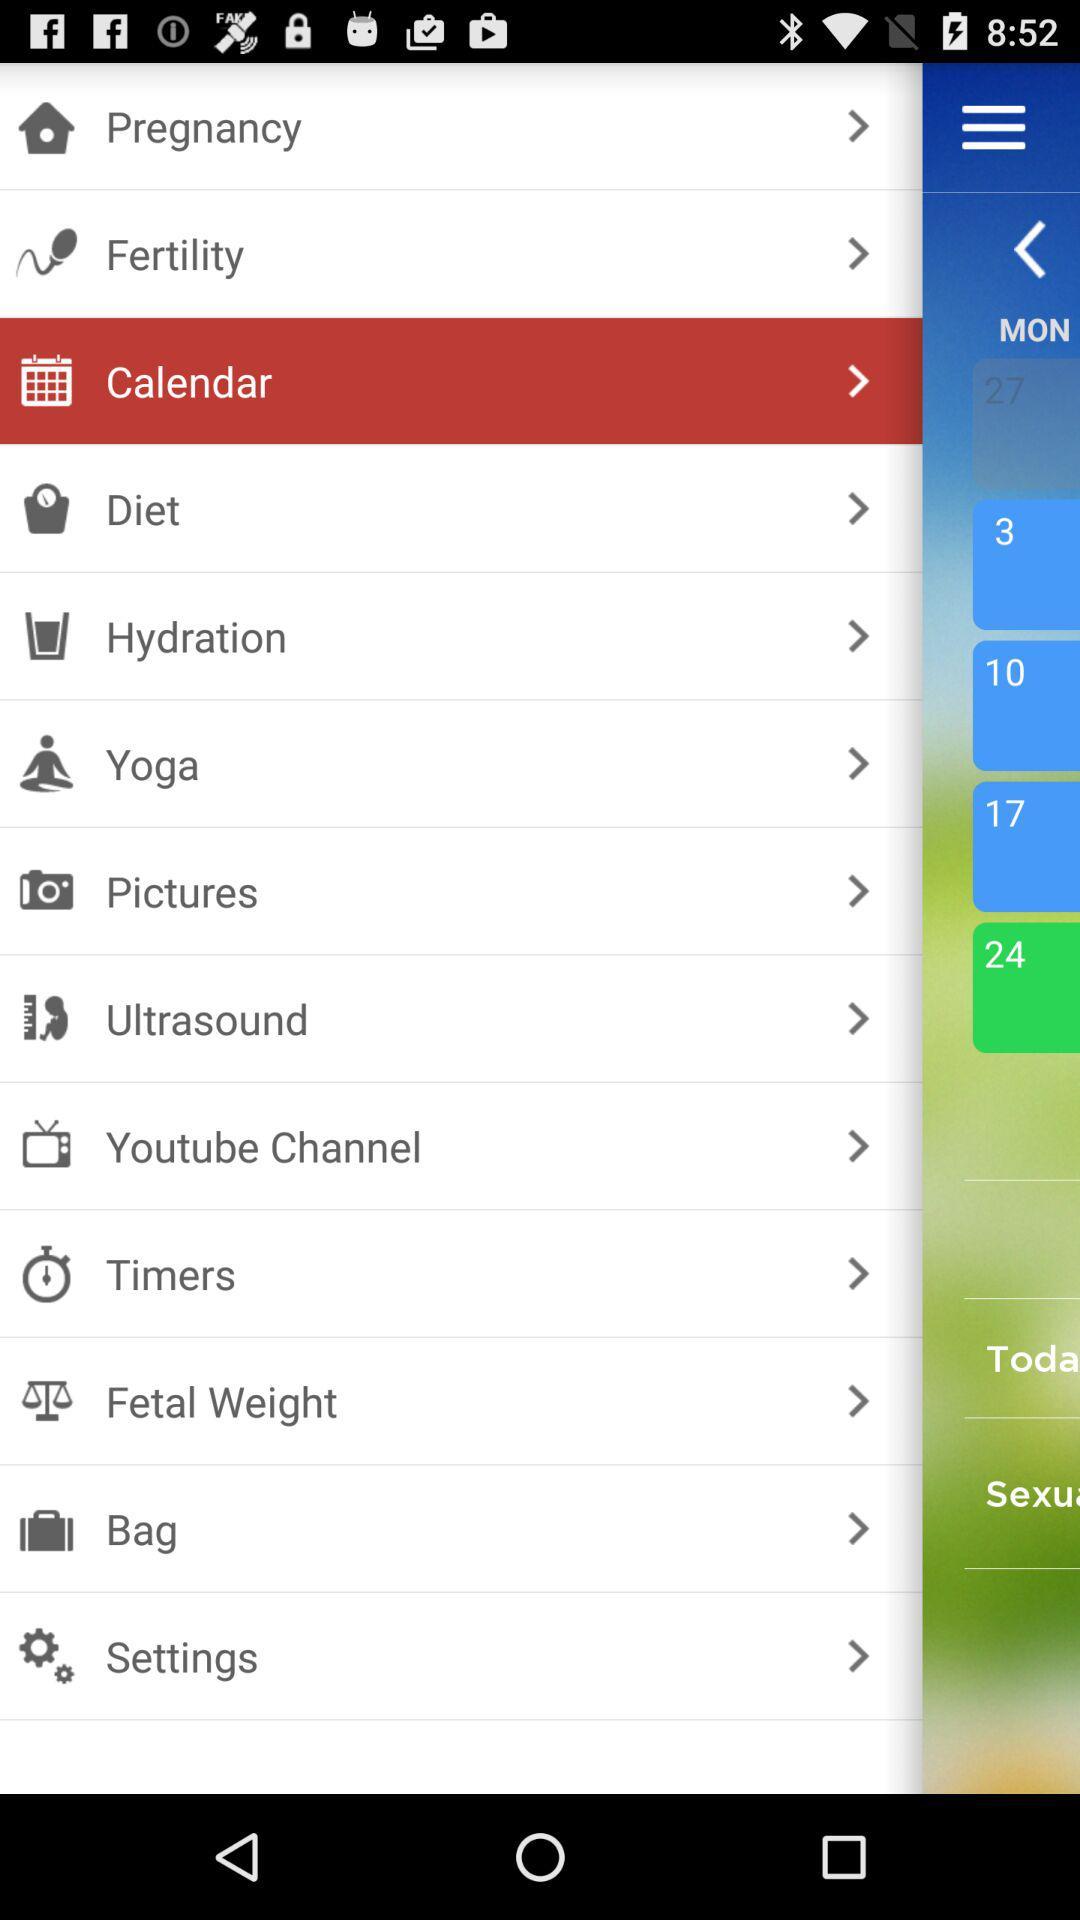  Describe the element at coordinates (457, 1018) in the screenshot. I see `the item above youtube channel icon` at that location.